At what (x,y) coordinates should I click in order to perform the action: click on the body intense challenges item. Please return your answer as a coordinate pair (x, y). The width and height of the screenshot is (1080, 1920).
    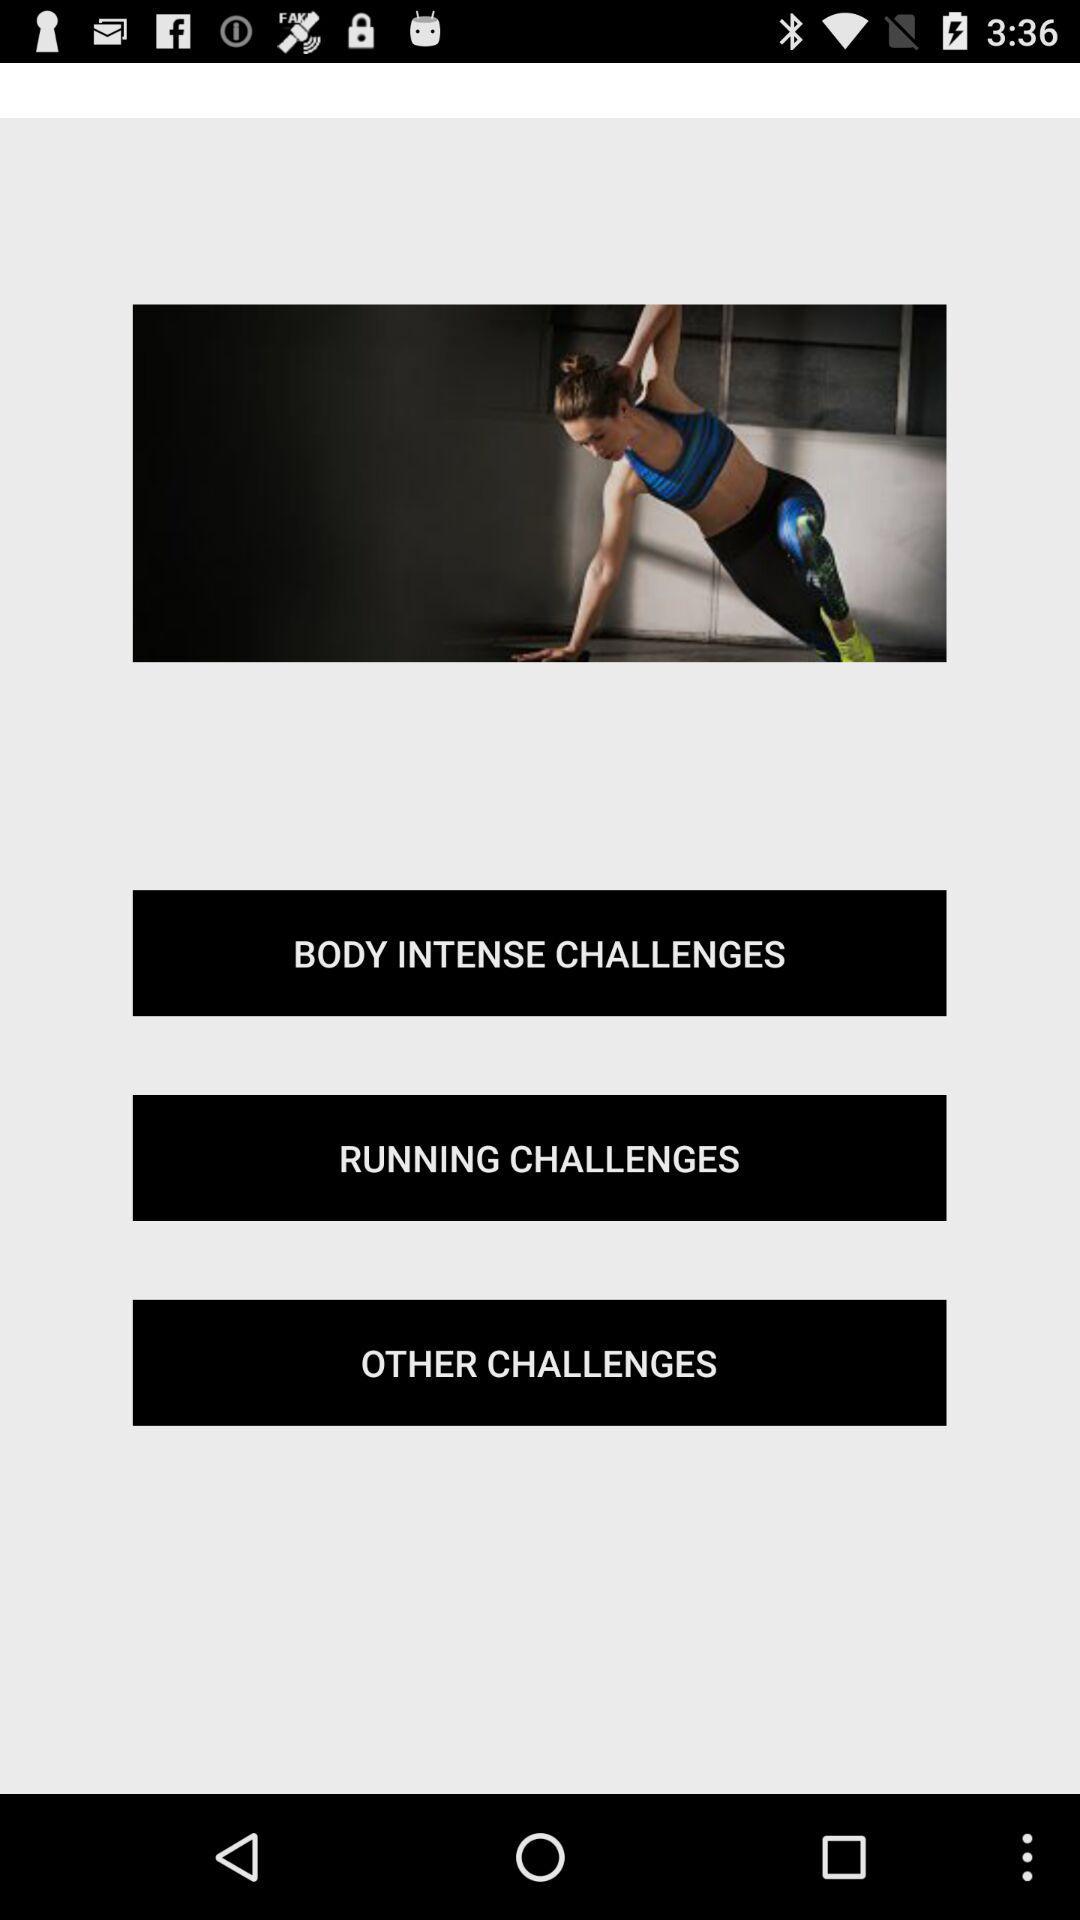
    Looking at the image, I should click on (538, 952).